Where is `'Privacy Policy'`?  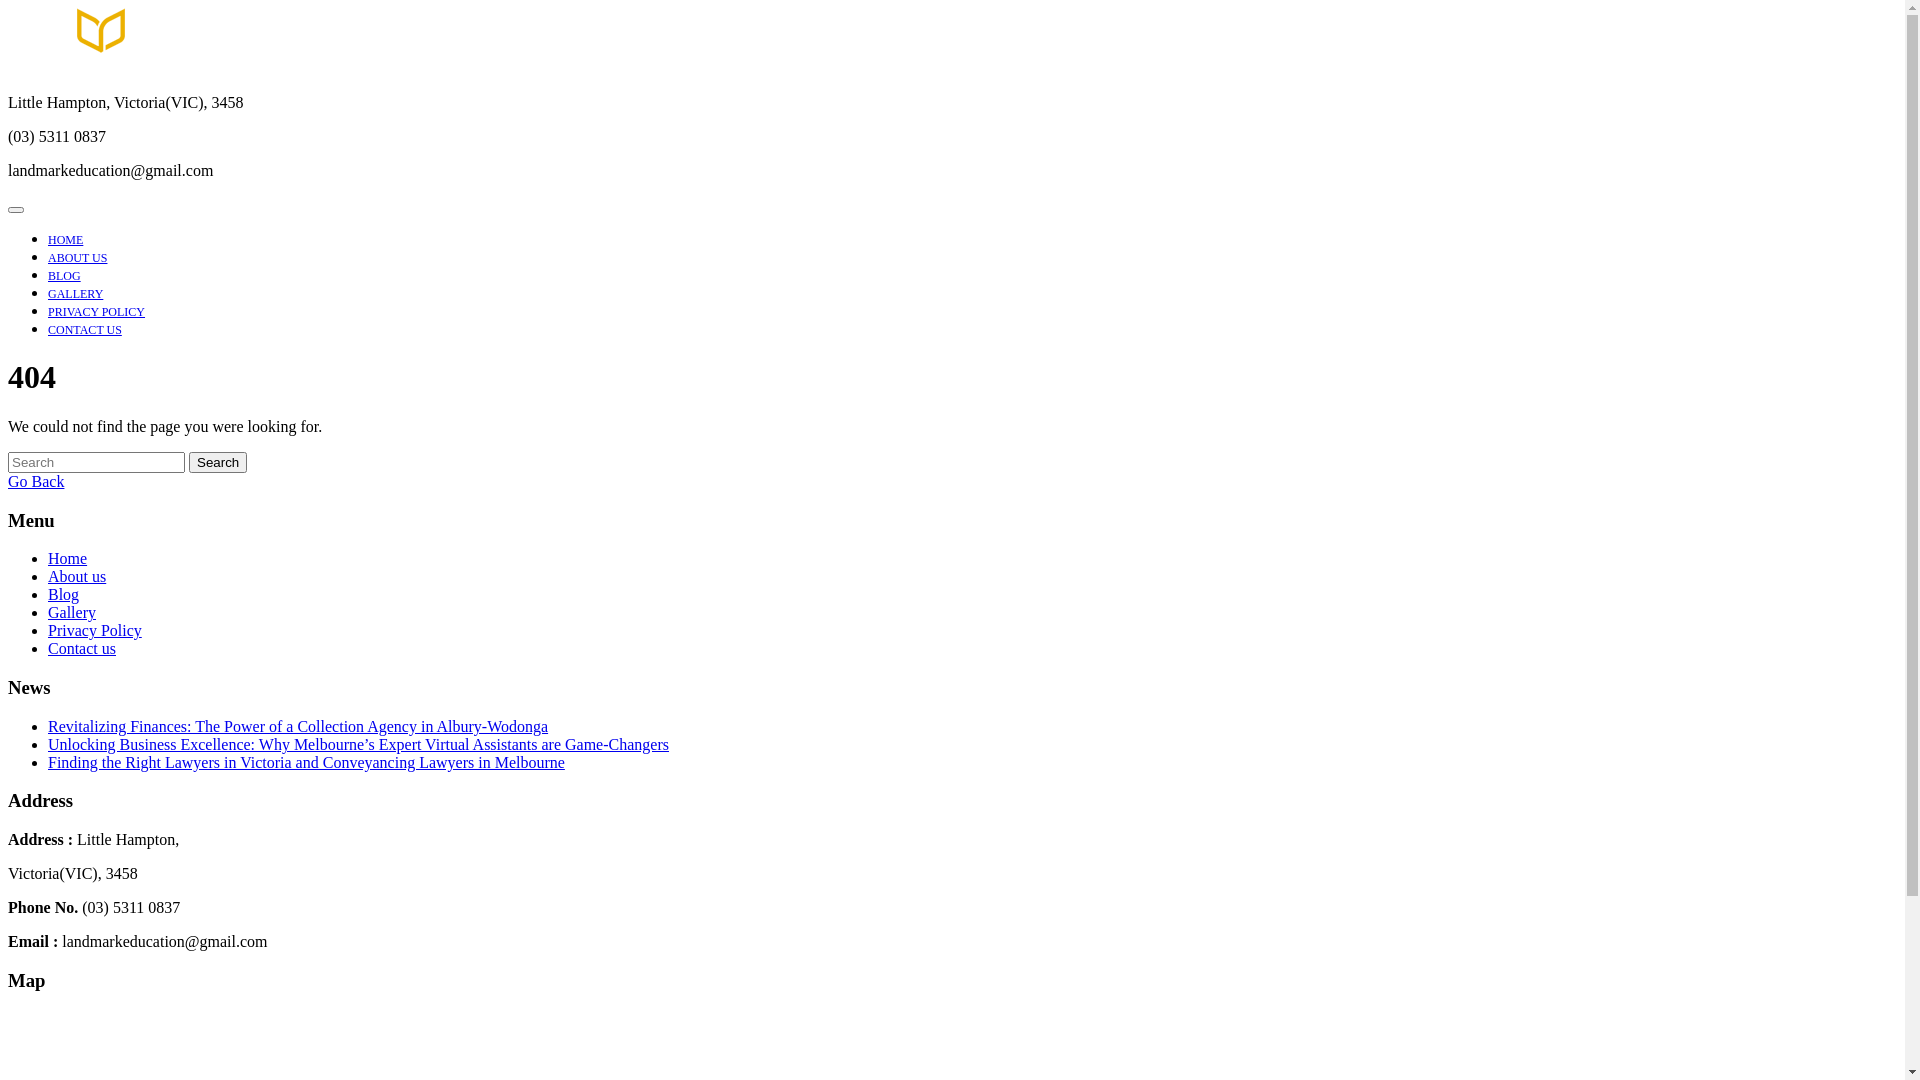 'Privacy Policy' is located at coordinates (48, 630).